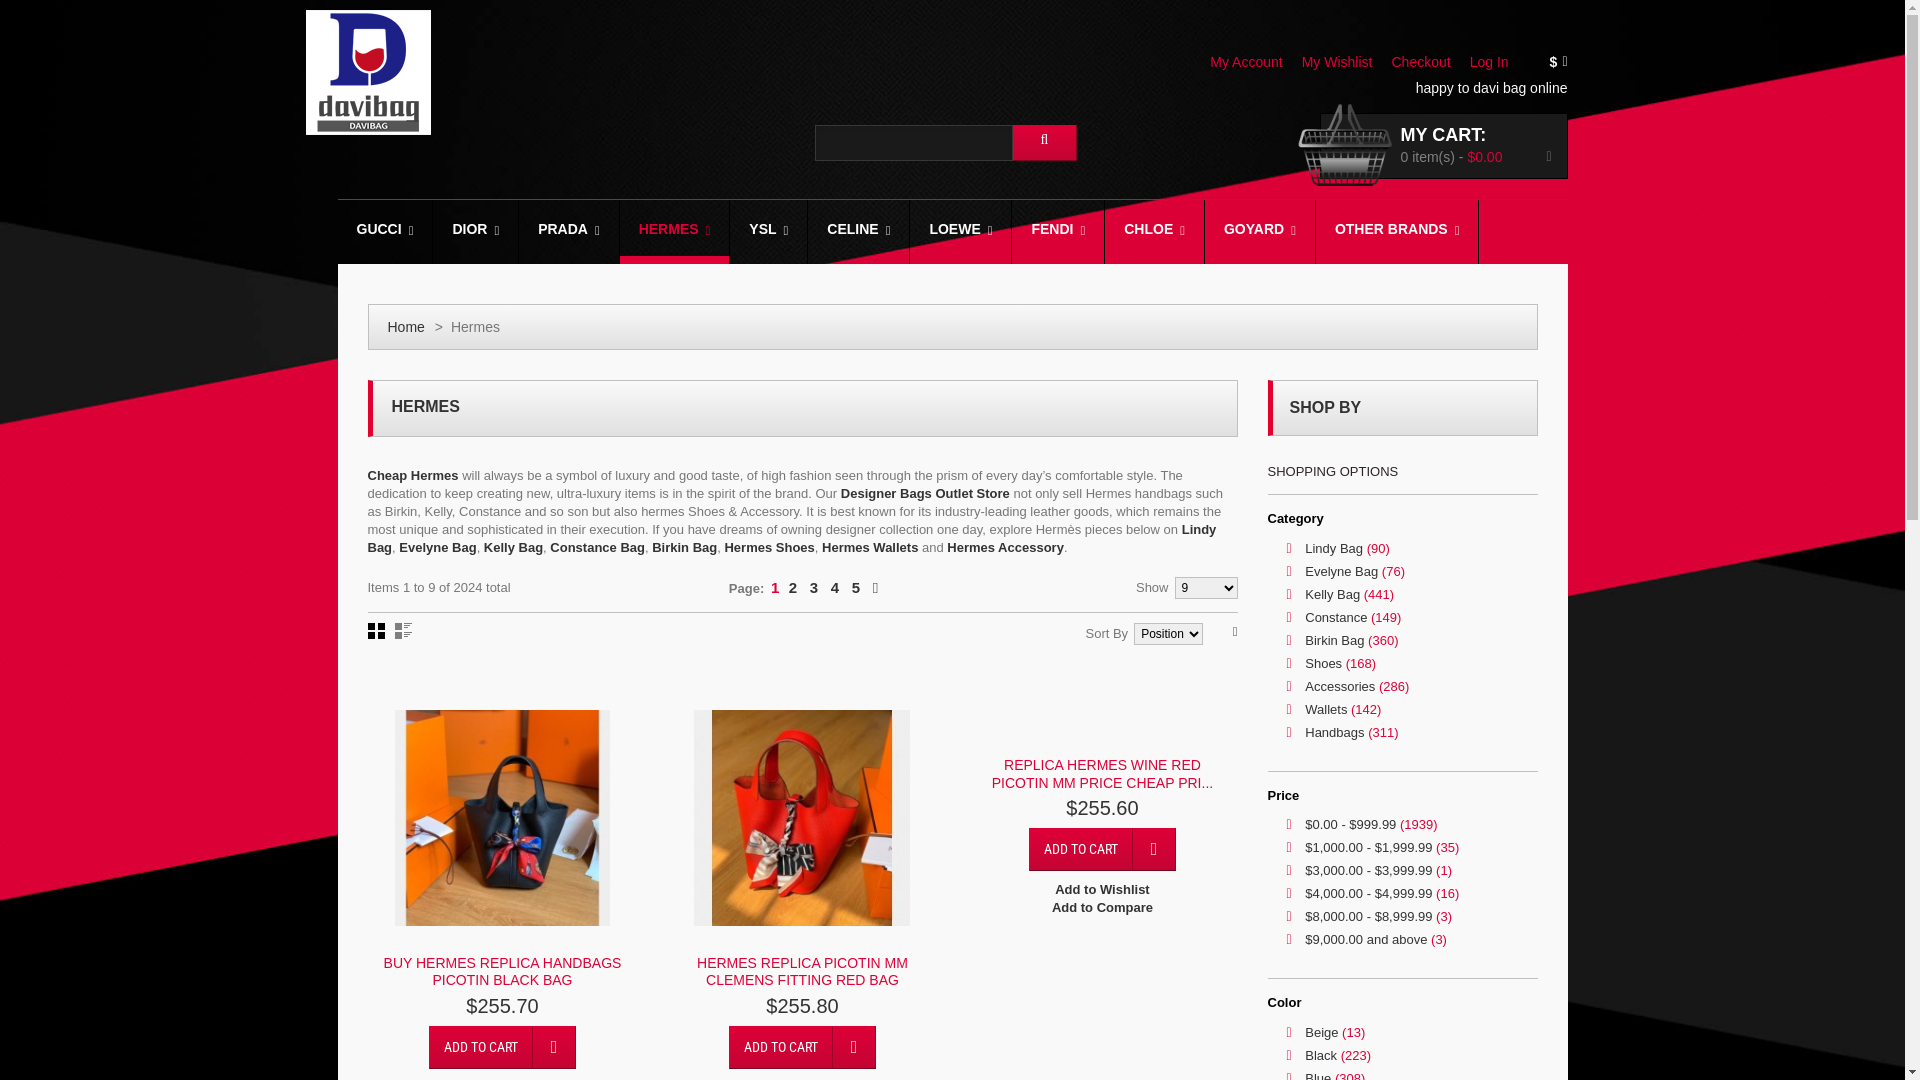  What do you see at coordinates (596, 547) in the screenshot?
I see `'Constance Bag'` at bounding box center [596, 547].